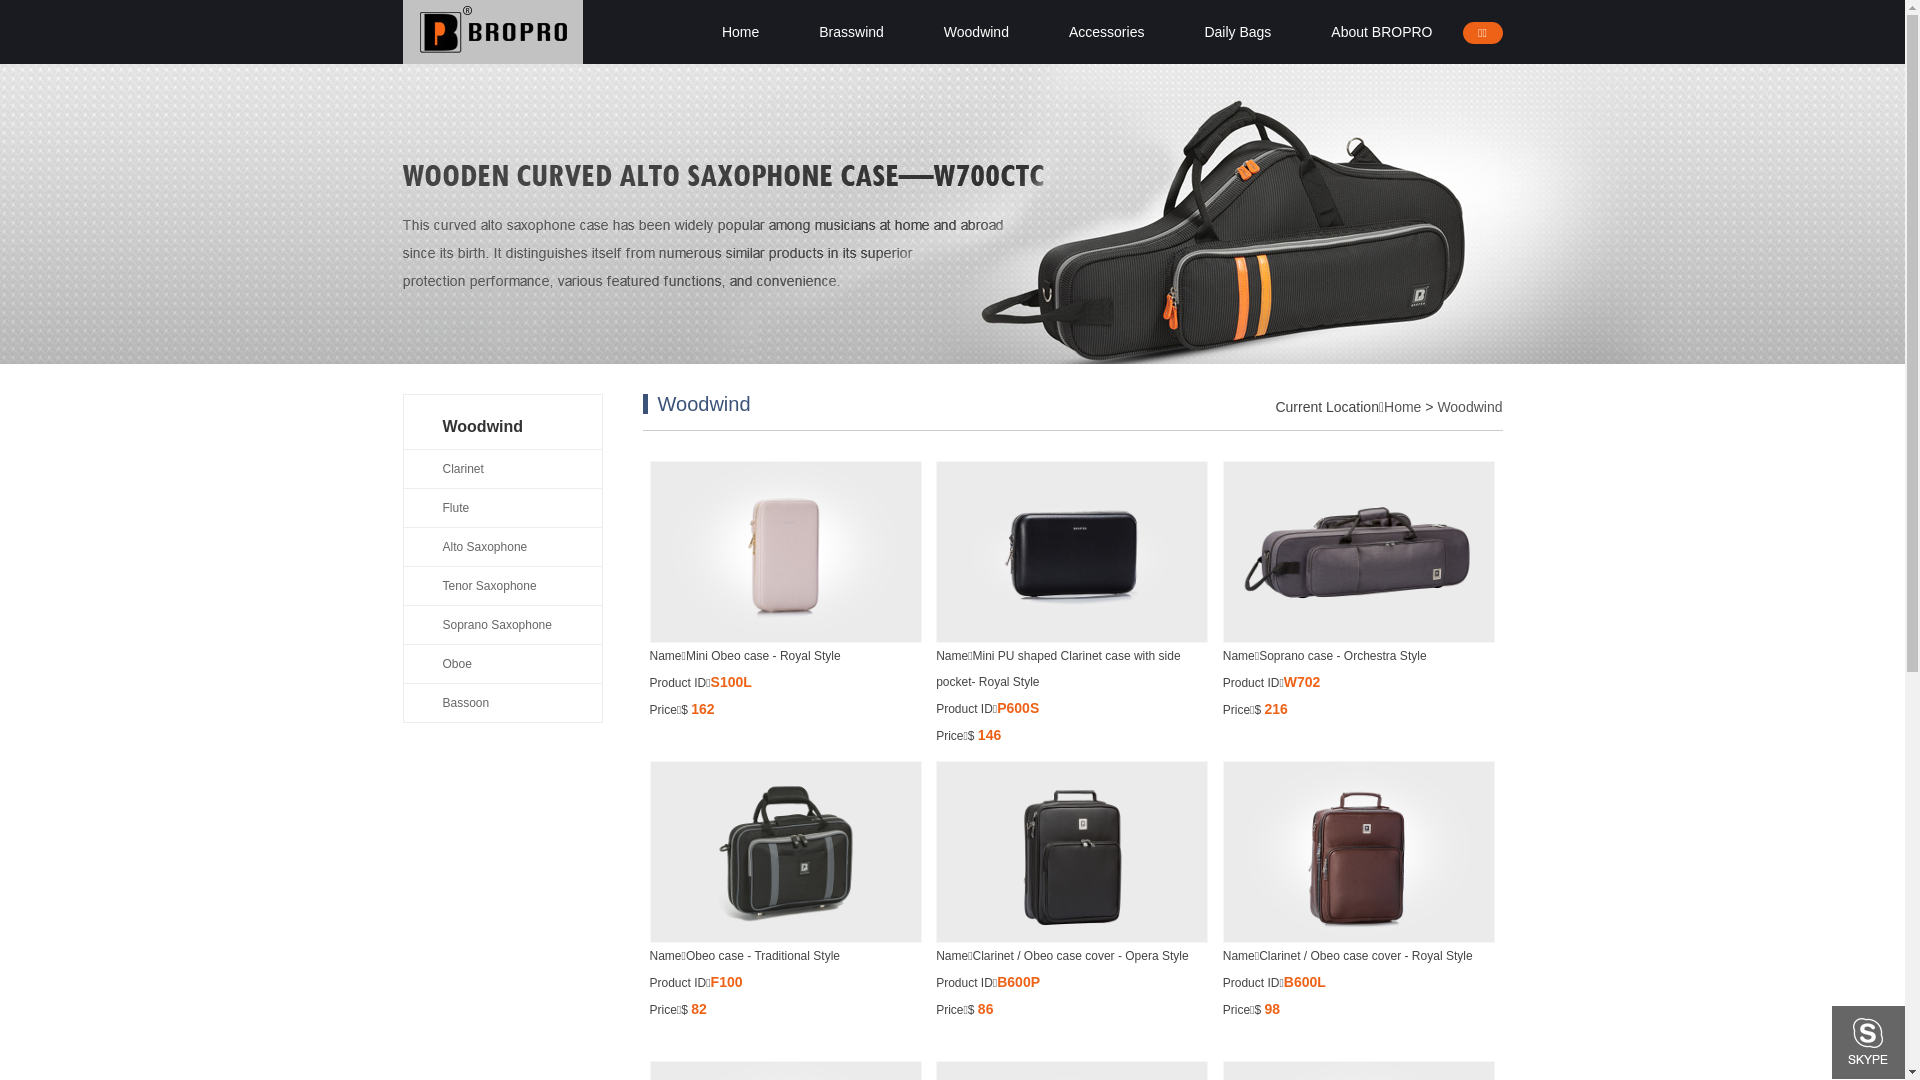 Image resolution: width=1920 pixels, height=1080 pixels. What do you see at coordinates (851, 31) in the screenshot?
I see `'Brasswind'` at bounding box center [851, 31].